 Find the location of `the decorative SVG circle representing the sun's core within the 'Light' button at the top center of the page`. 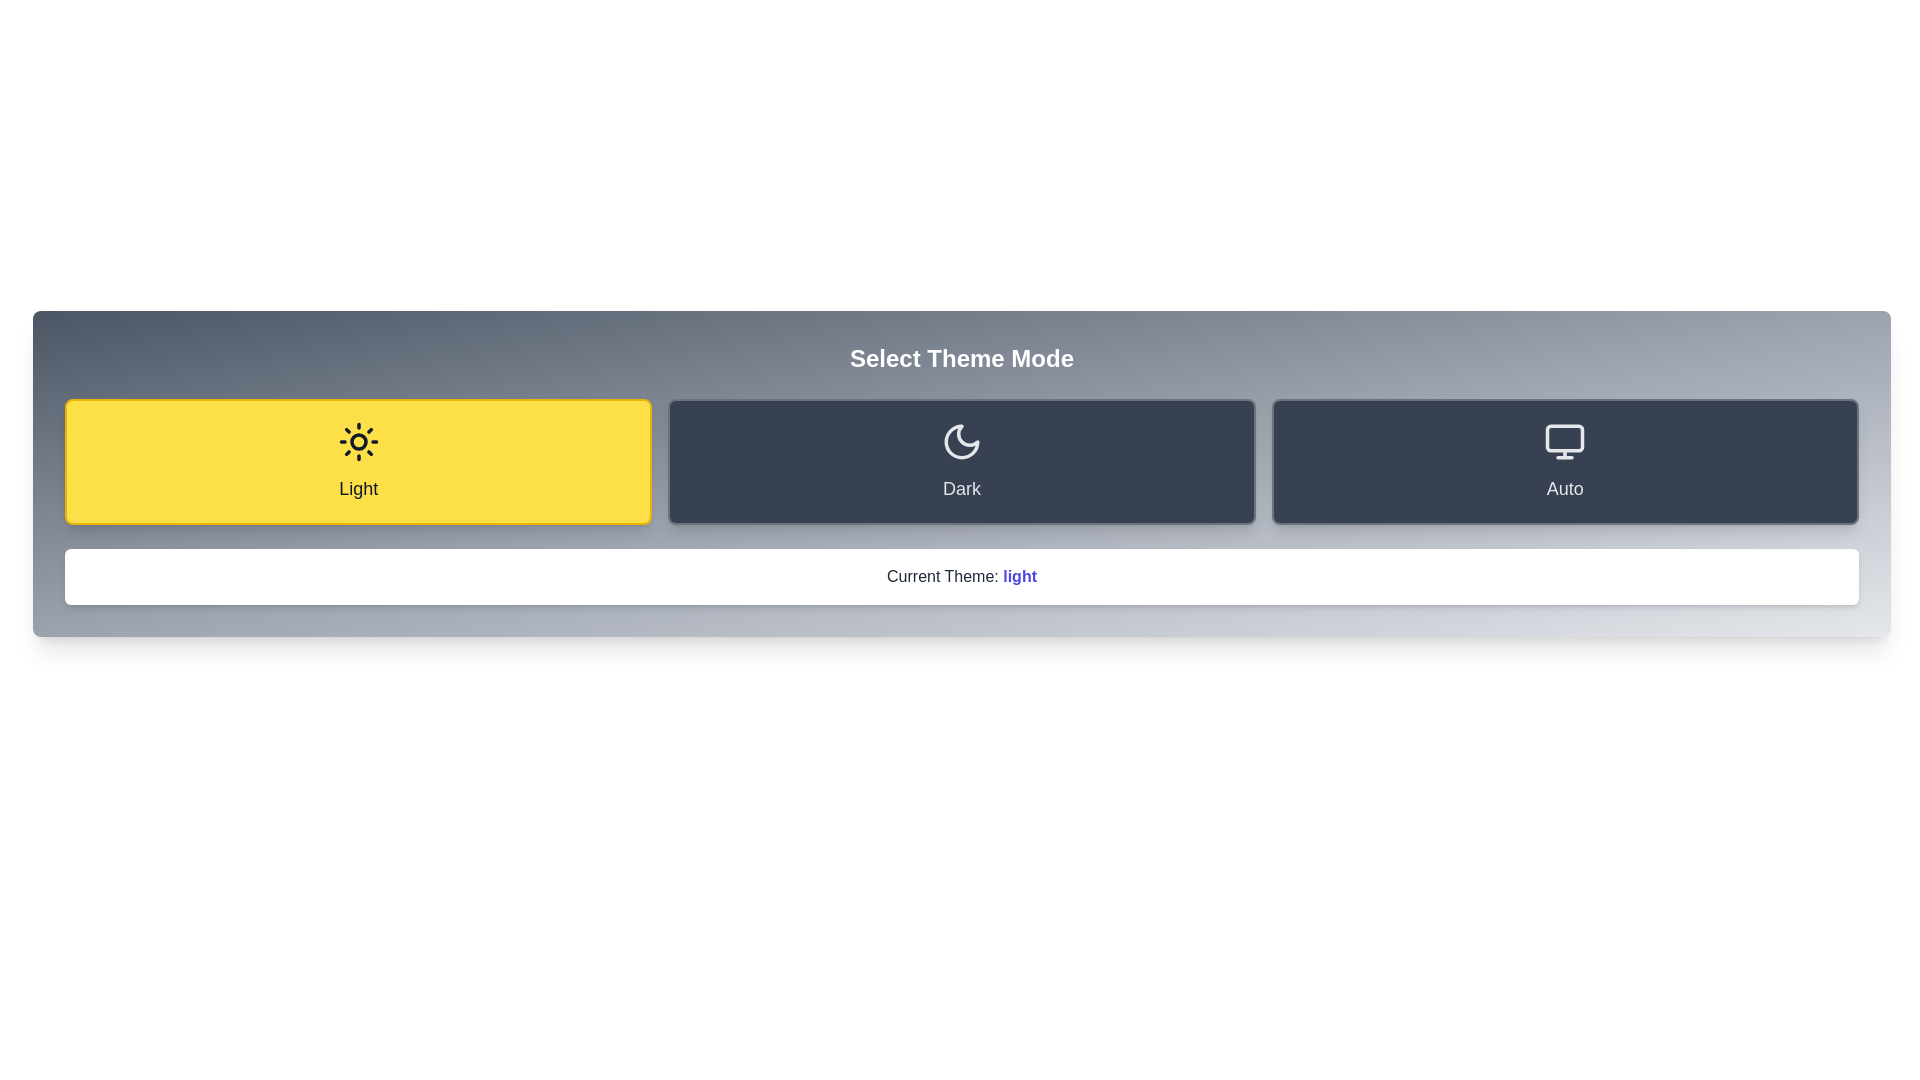

the decorative SVG circle representing the sun's core within the 'Light' button at the top center of the page is located at coordinates (358, 441).